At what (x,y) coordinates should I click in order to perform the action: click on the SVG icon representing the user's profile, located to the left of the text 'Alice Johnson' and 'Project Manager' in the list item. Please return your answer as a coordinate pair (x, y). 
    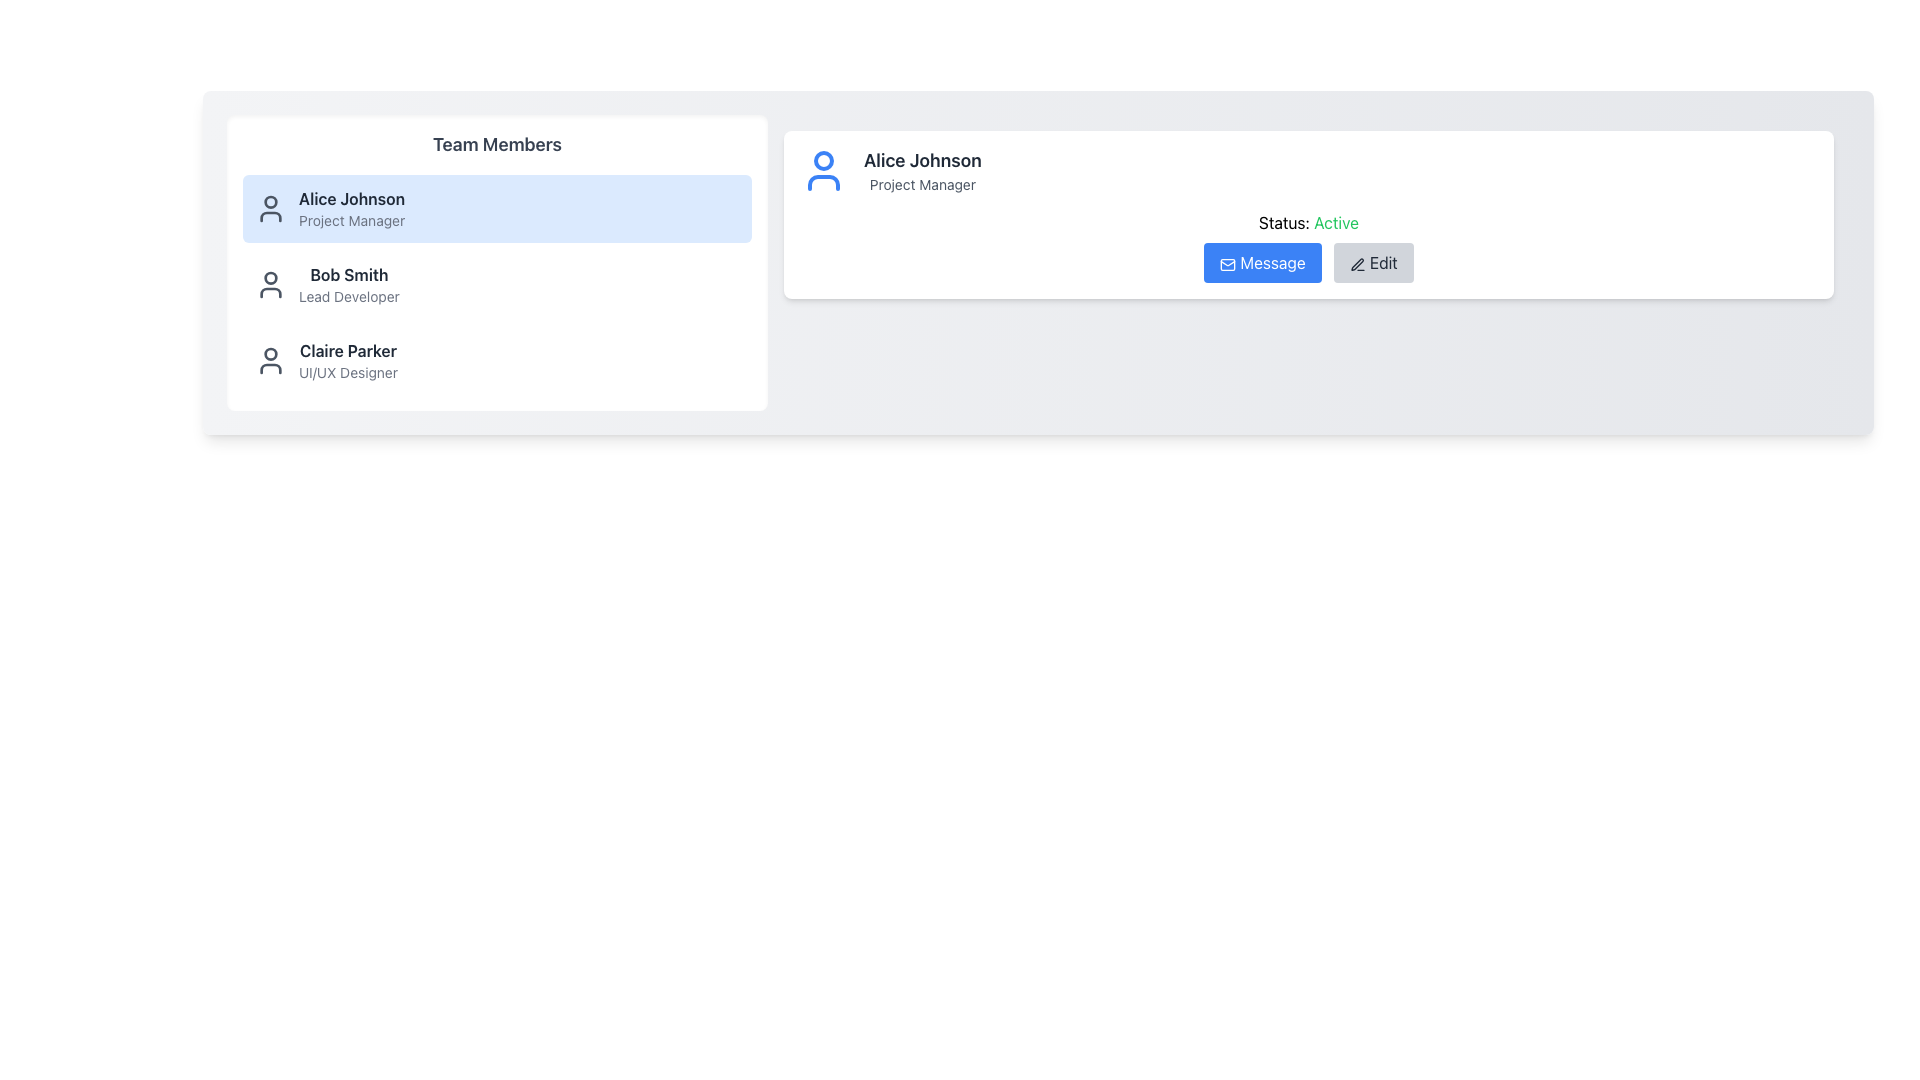
    Looking at the image, I should click on (269, 208).